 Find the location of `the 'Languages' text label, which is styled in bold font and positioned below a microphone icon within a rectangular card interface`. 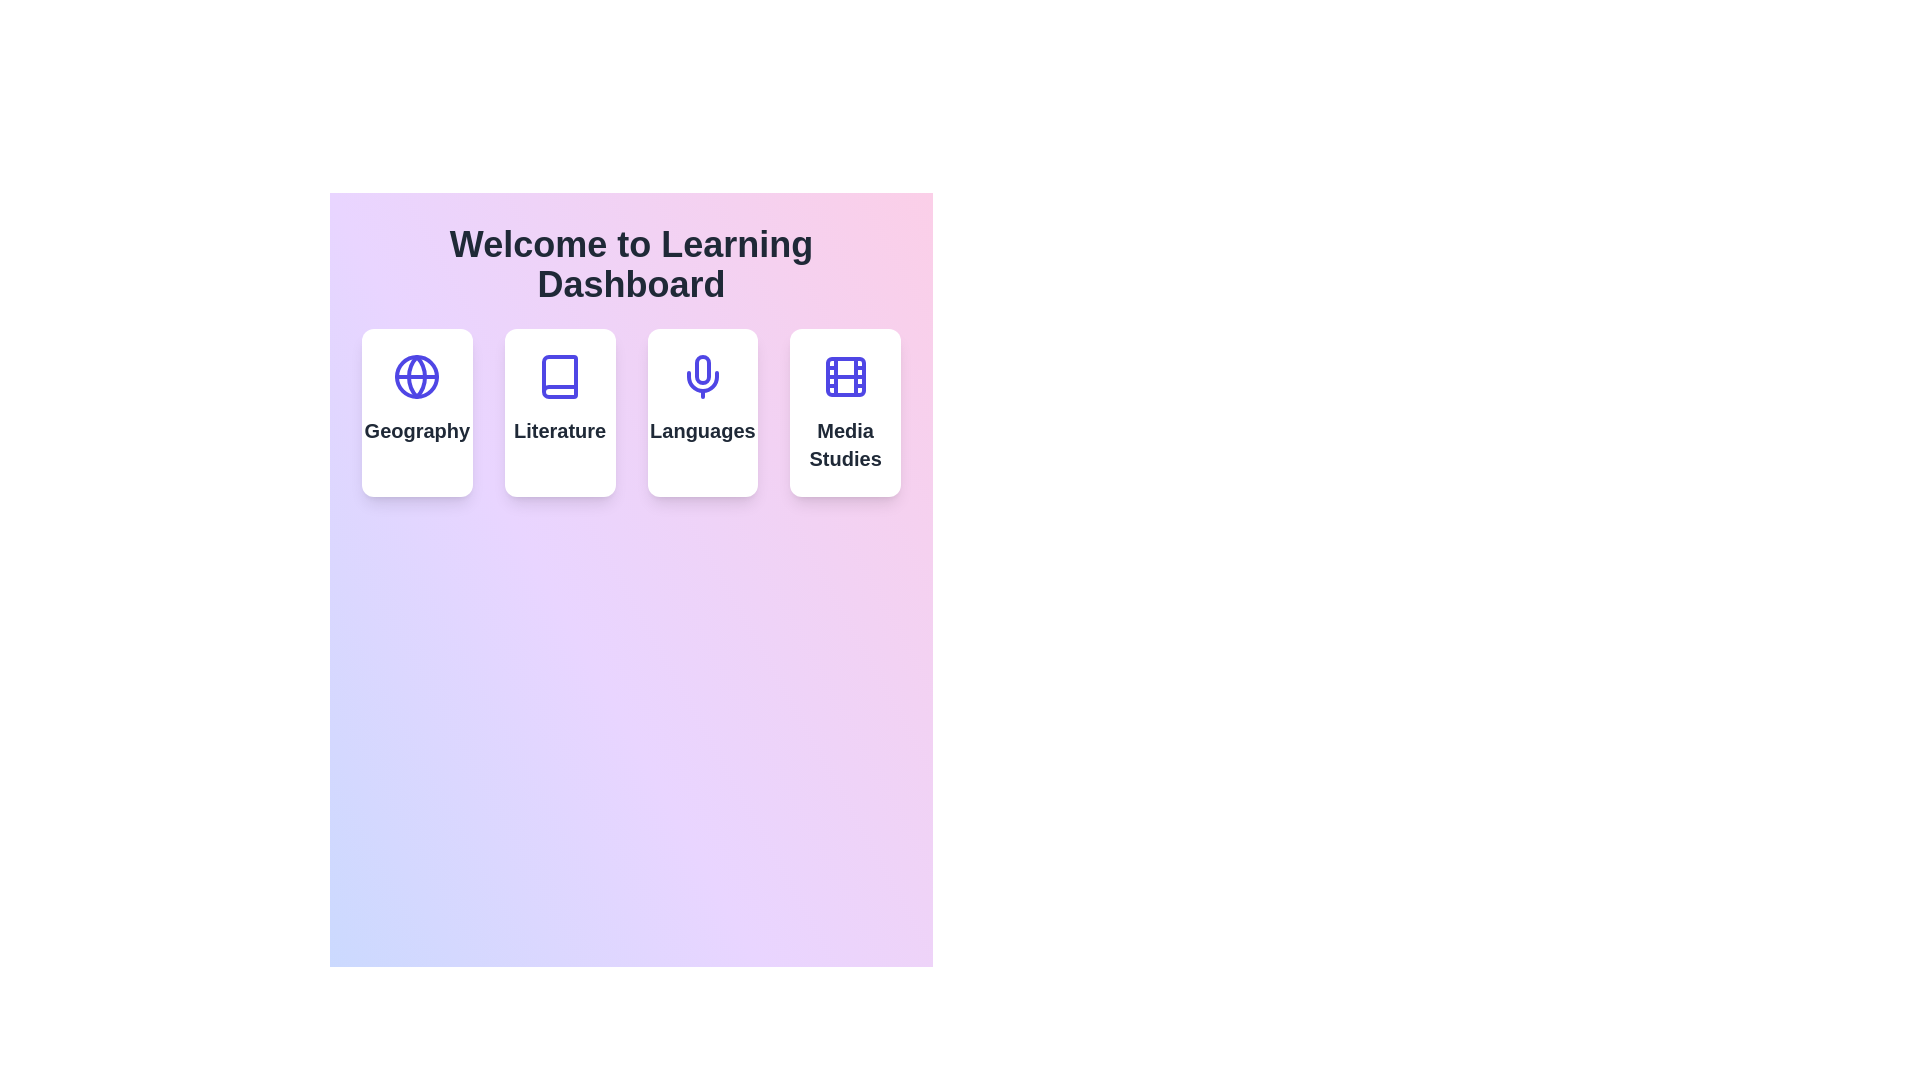

the 'Languages' text label, which is styled in bold font and positioned below a microphone icon within a rectangular card interface is located at coordinates (702, 430).